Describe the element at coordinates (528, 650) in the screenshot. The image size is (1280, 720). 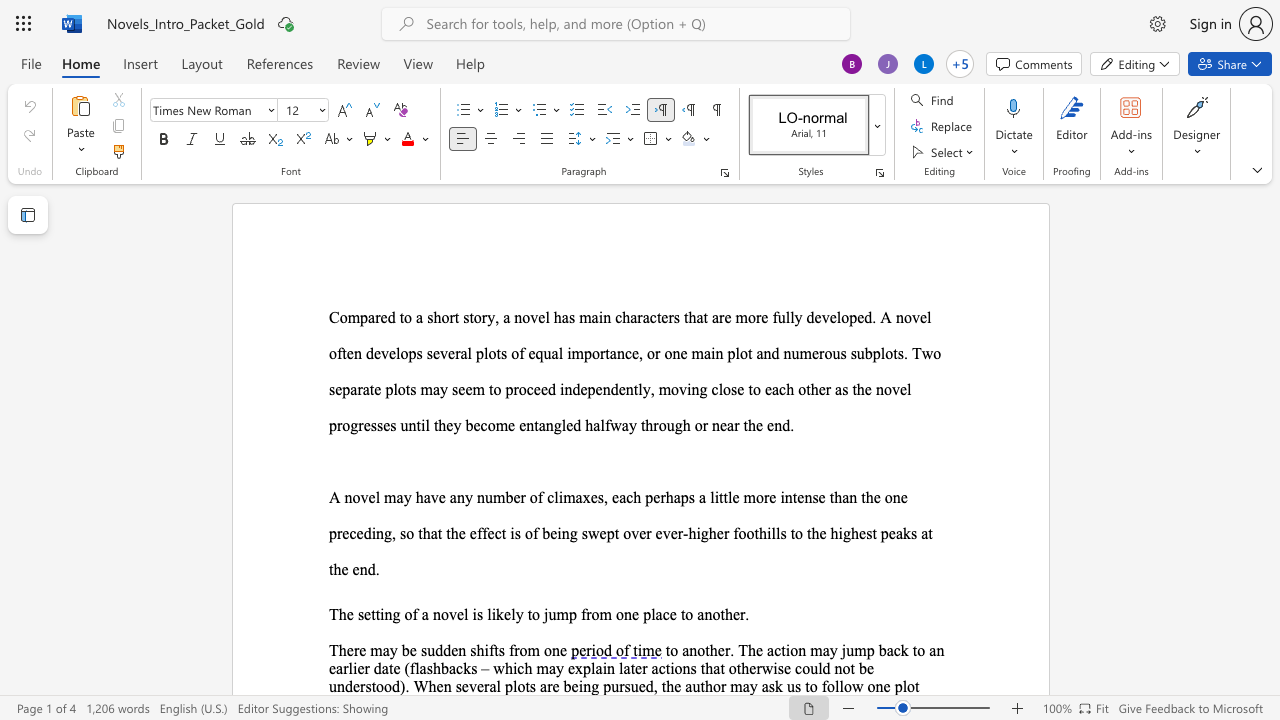
I see `the space between the continuous character "o" and "m" in the text` at that location.